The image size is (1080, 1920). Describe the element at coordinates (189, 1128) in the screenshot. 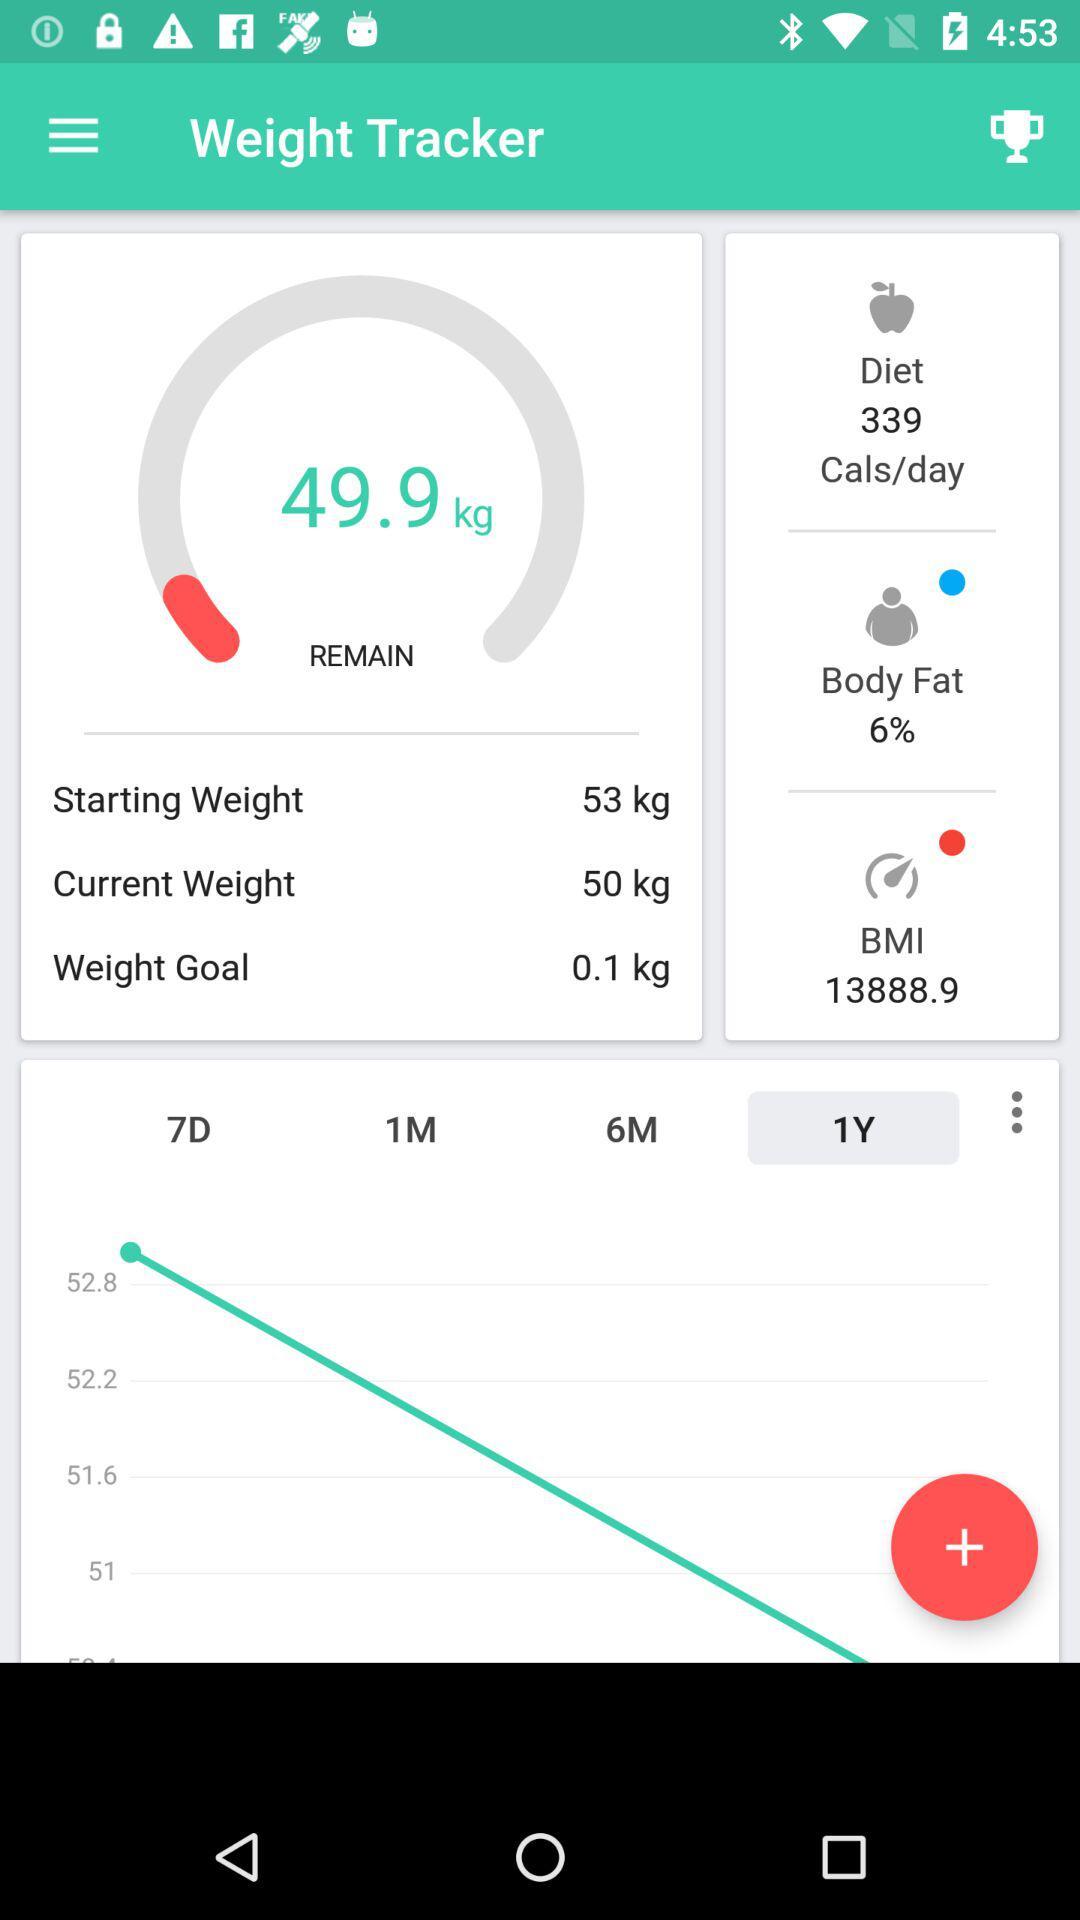

I see `icon to the left of the 1m` at that location.